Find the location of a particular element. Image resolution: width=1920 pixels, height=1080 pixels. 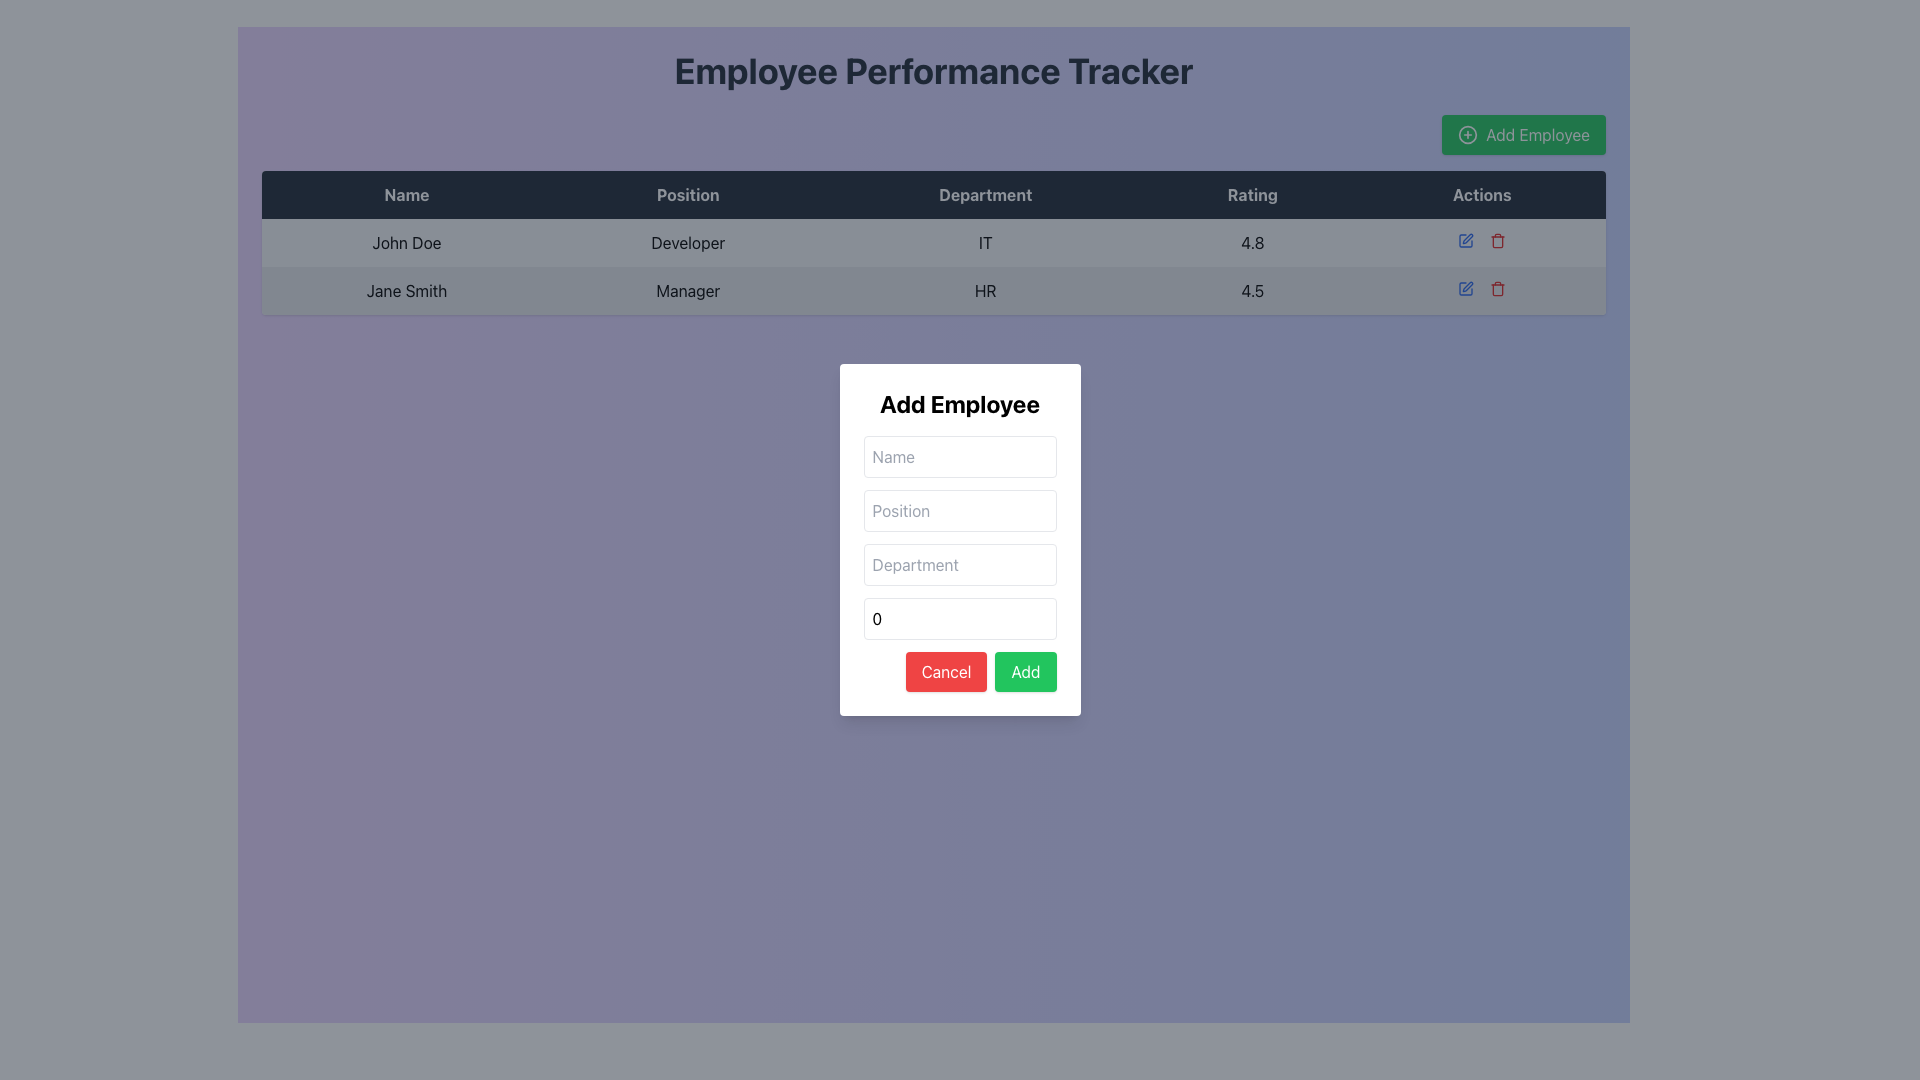

text of the element displaying the name 'John Doe', which is the first item in the row under the 'Name' column of the table is located at coordinates (406, 242).